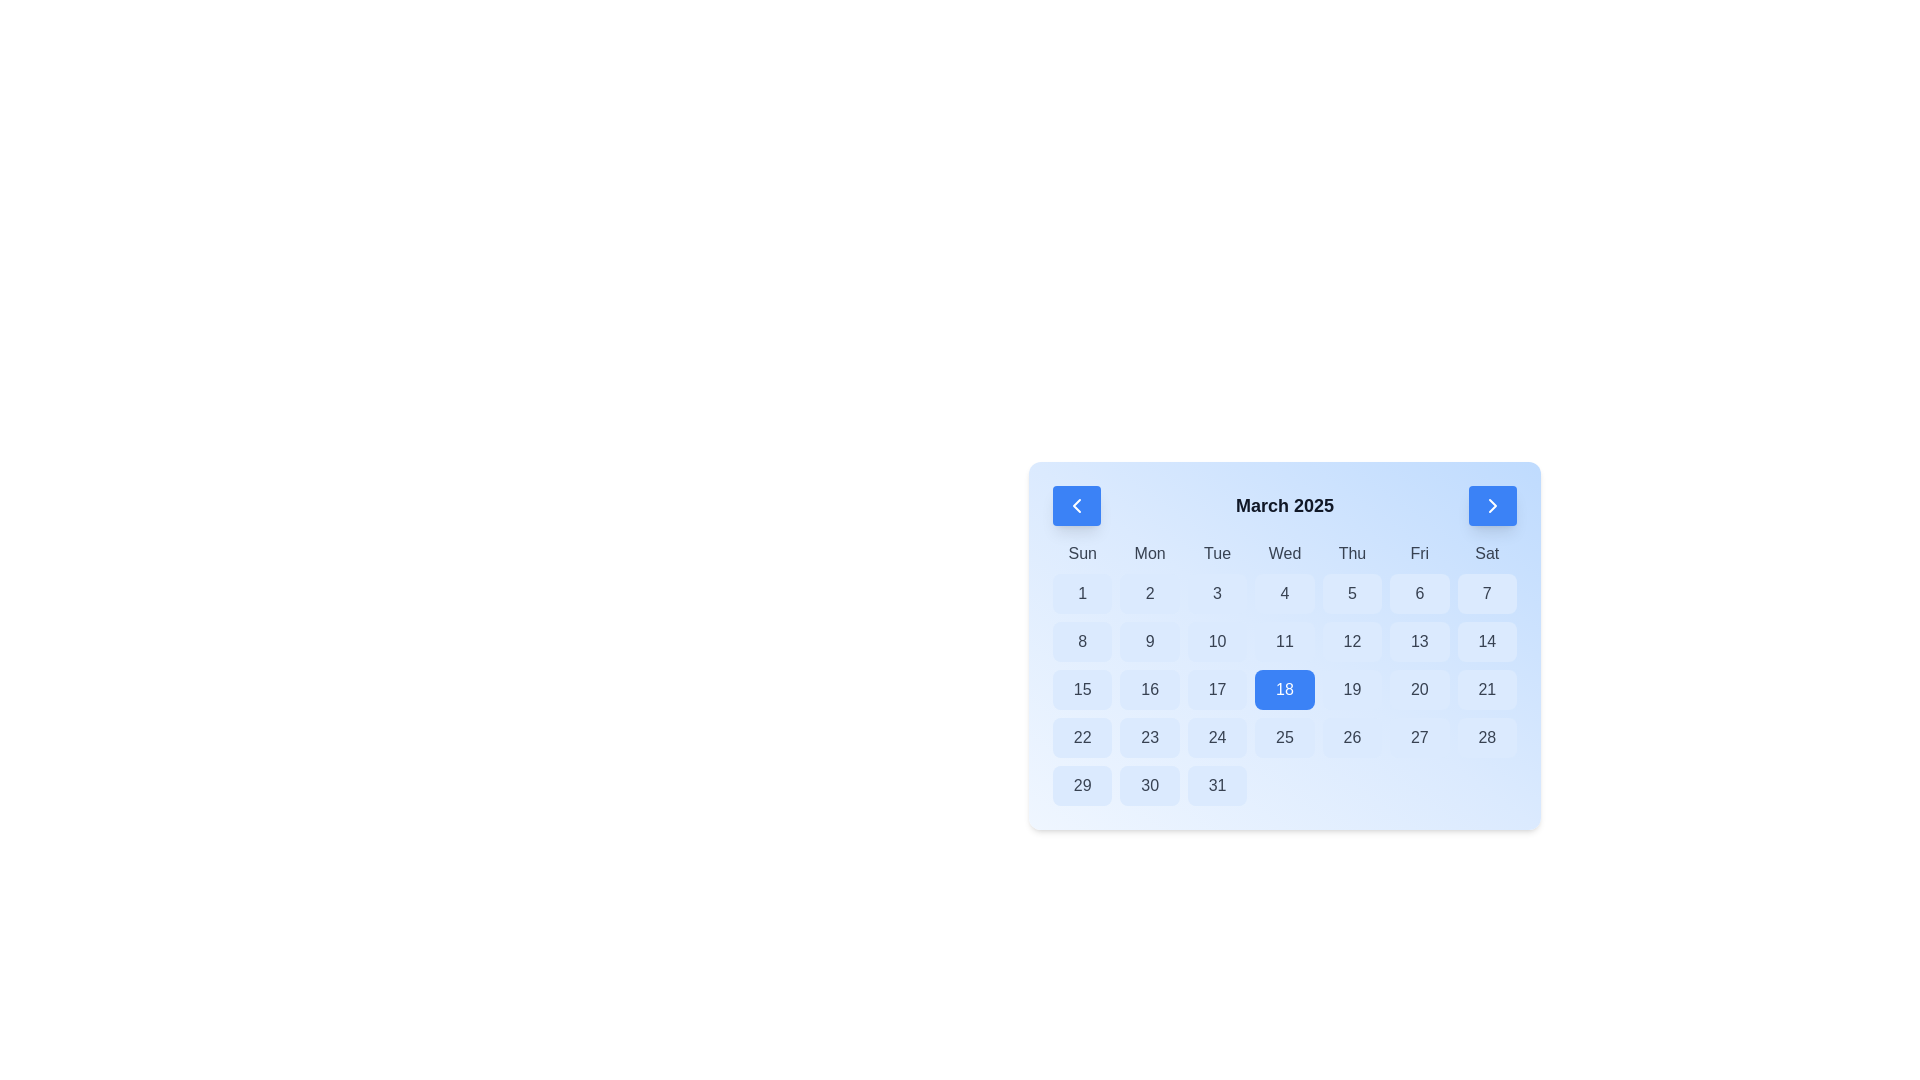 This screenshot has height=1080, width=1920. I want to click on the Text Label that indicates the current month and year of the displayed calendar, located centrally between two interactive arrow buttons, so click(1285, 504).